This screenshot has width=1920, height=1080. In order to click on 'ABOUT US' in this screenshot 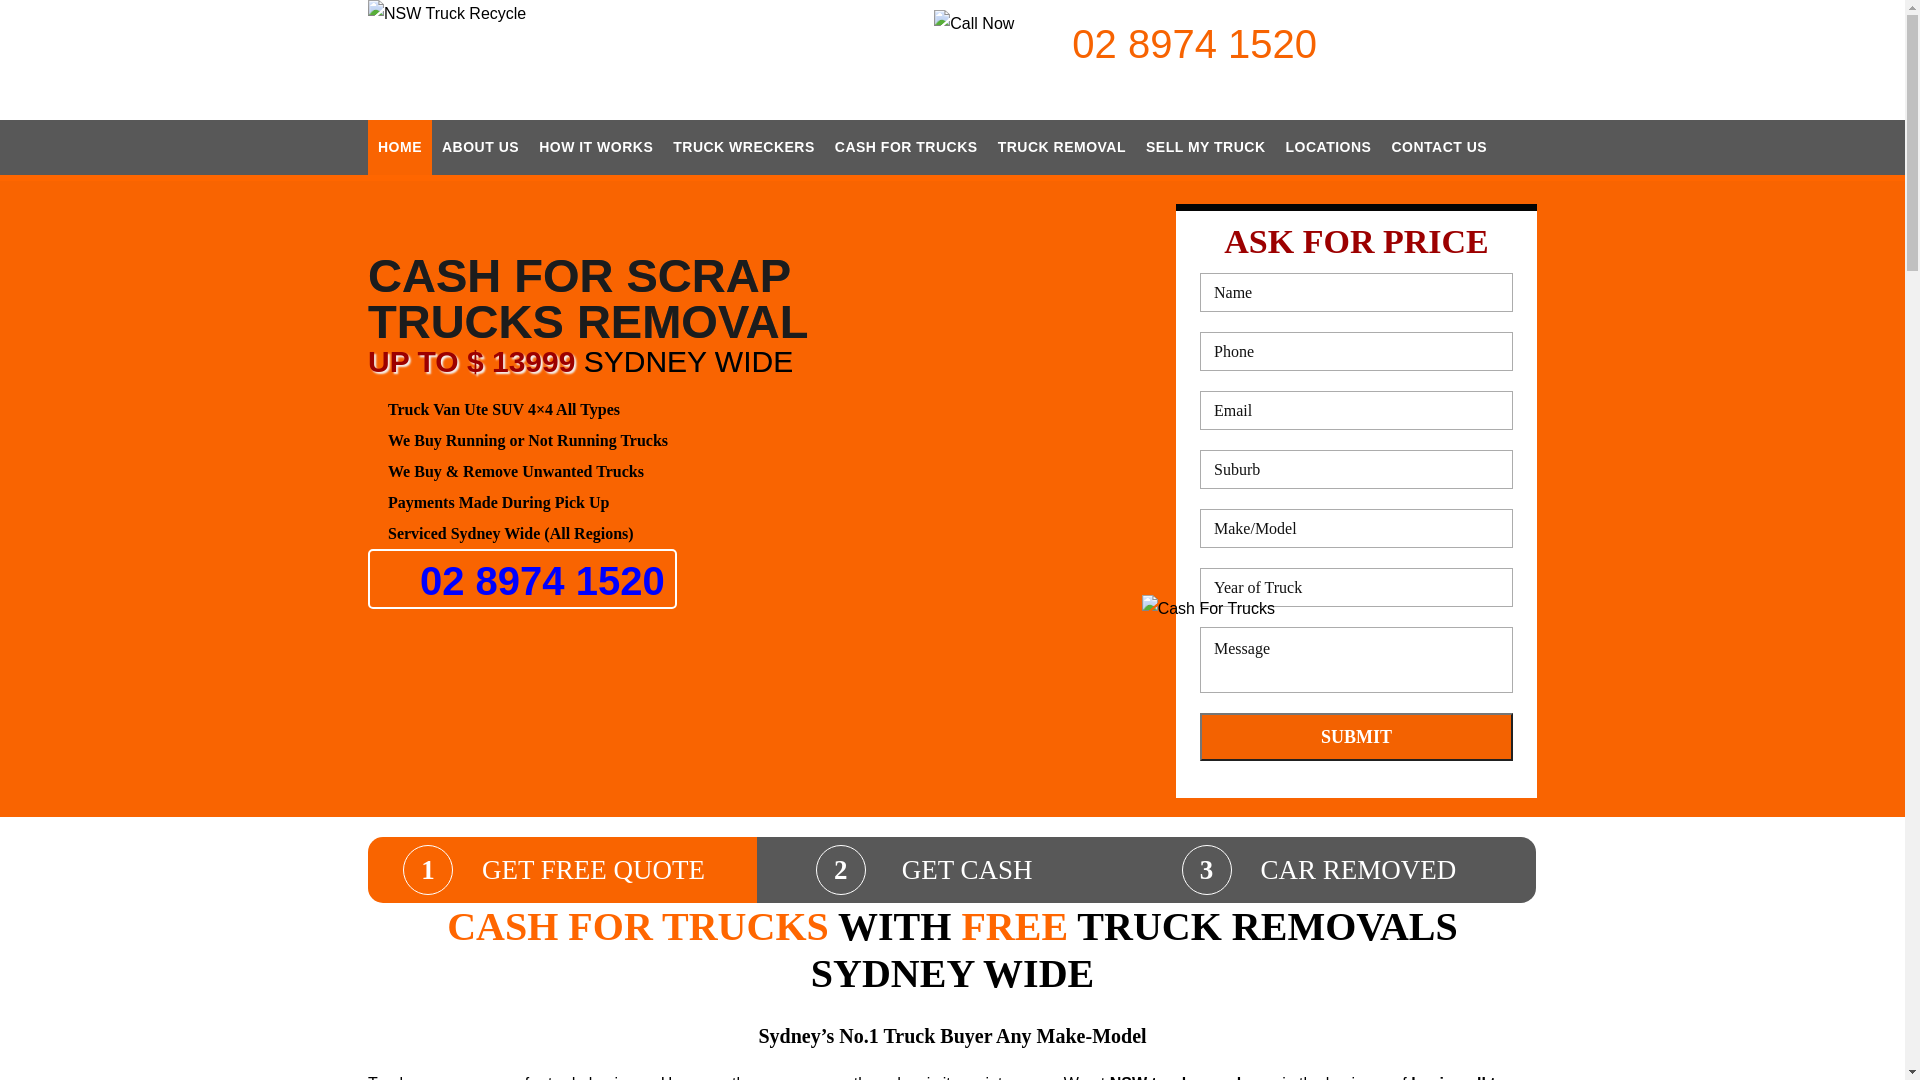, I will do `click(480, 146)`.